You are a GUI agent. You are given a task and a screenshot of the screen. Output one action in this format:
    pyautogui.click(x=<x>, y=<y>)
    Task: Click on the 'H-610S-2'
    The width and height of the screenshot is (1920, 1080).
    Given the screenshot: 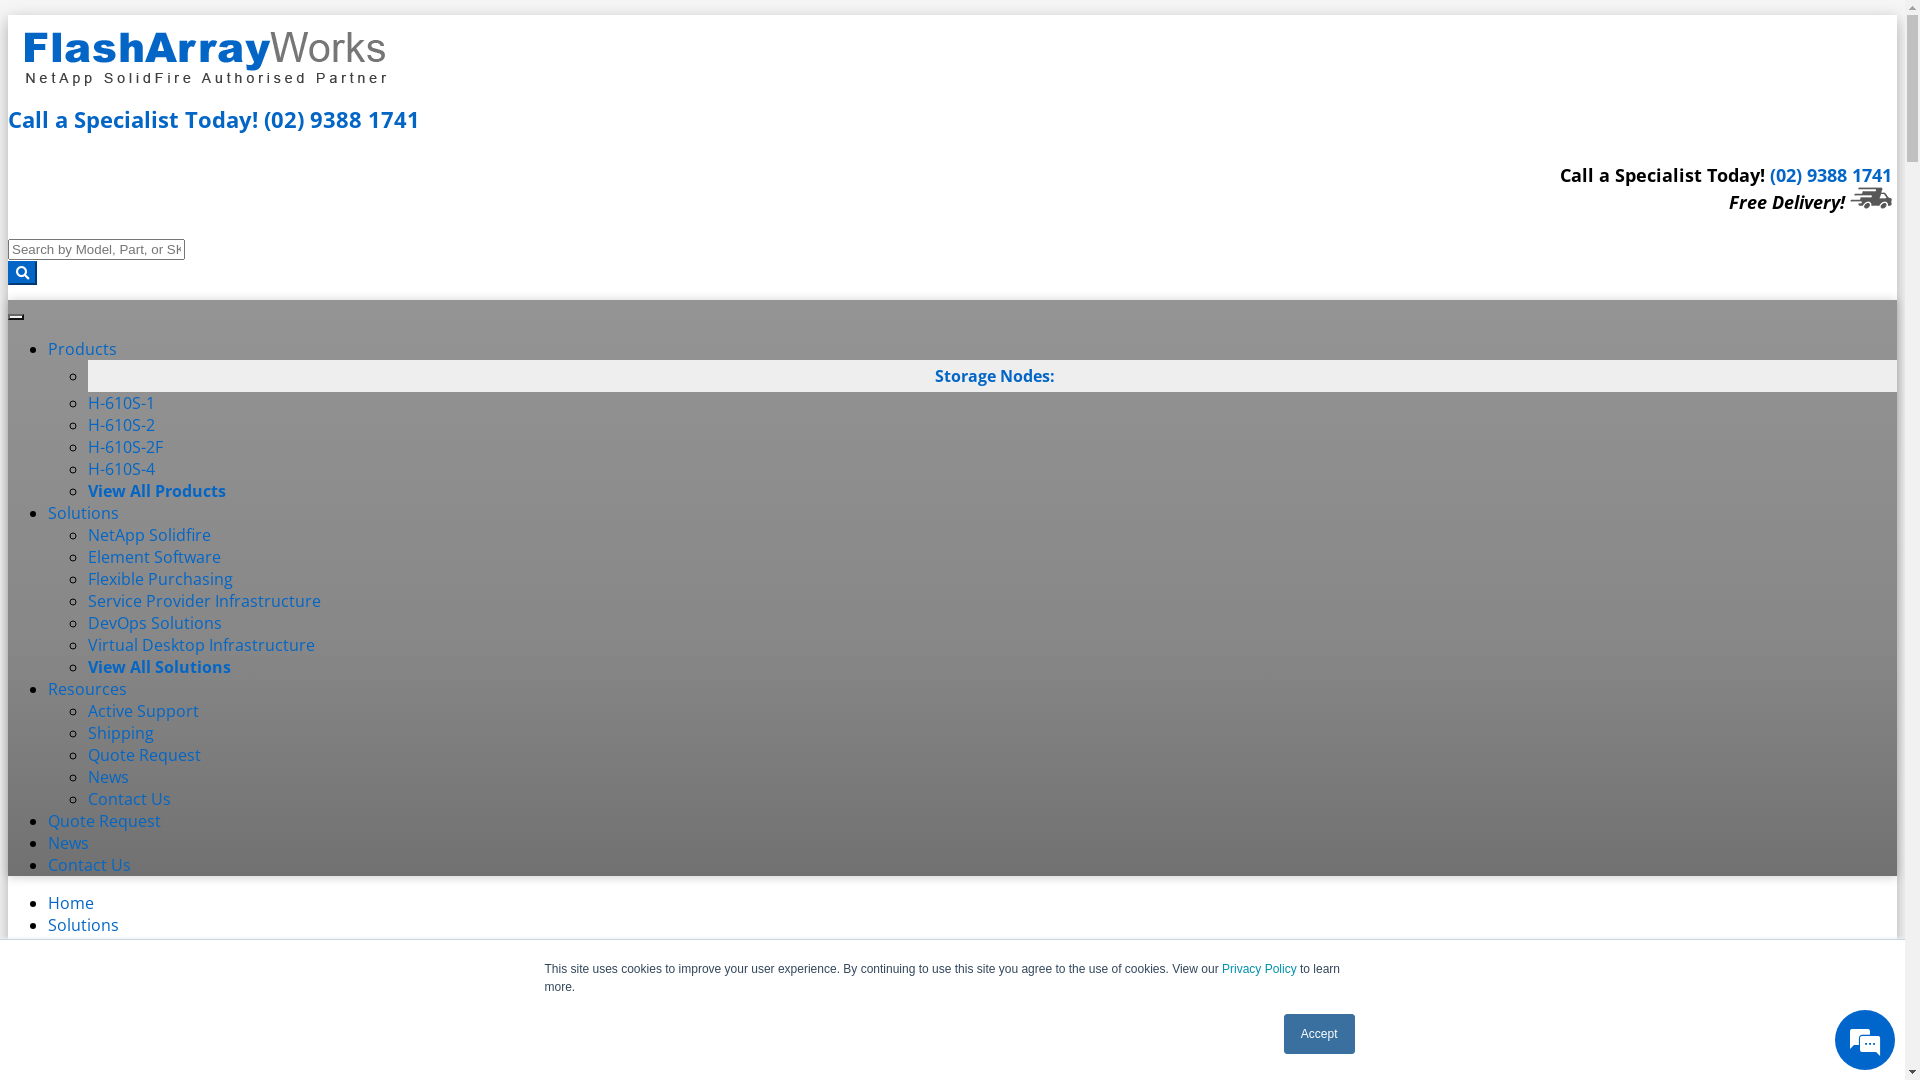 What is the action you would take?
    pyautogui.click(x=120, y=423)
    